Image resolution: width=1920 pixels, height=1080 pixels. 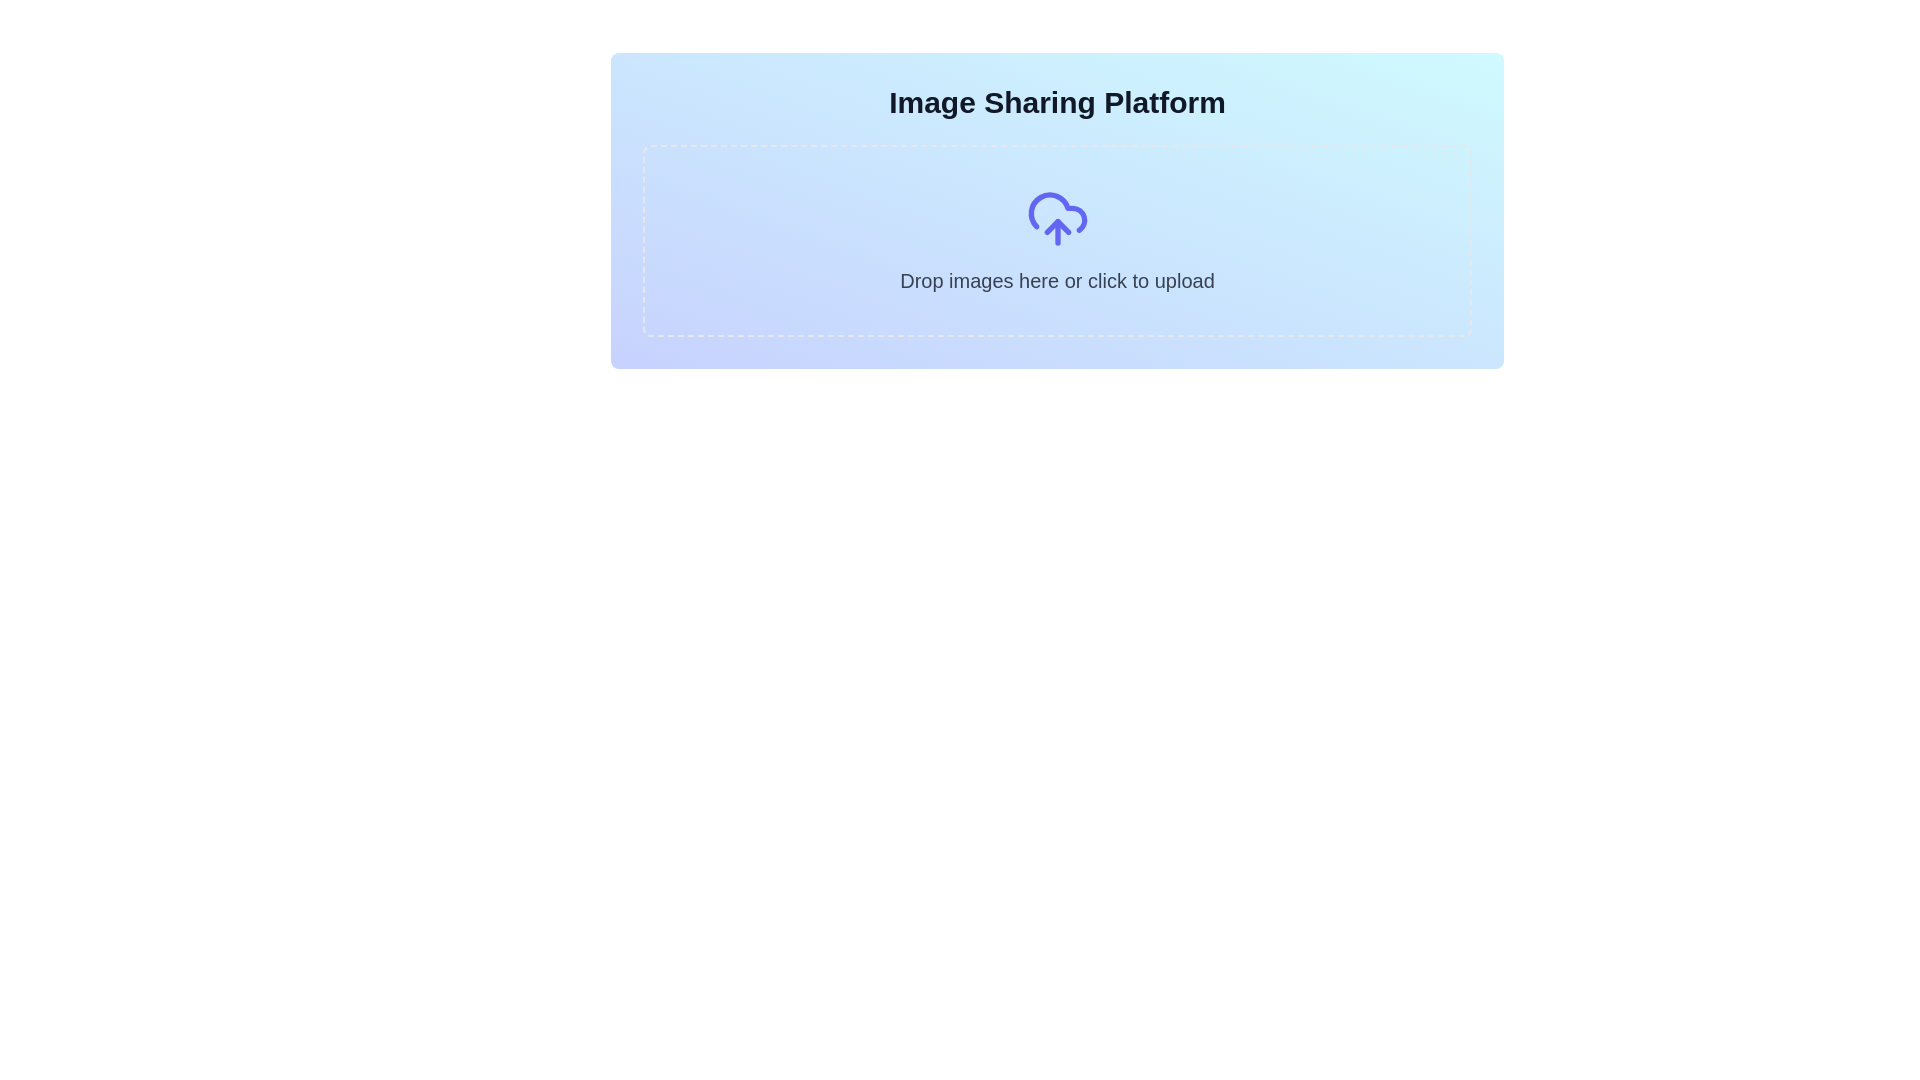 What do you see at coordinates (1056, 211) in the screenshot?
I see `an image file into the Interactive file upload section identified by its gradient background and text 'Drop images here or click` at bounding box center [1056, 211].